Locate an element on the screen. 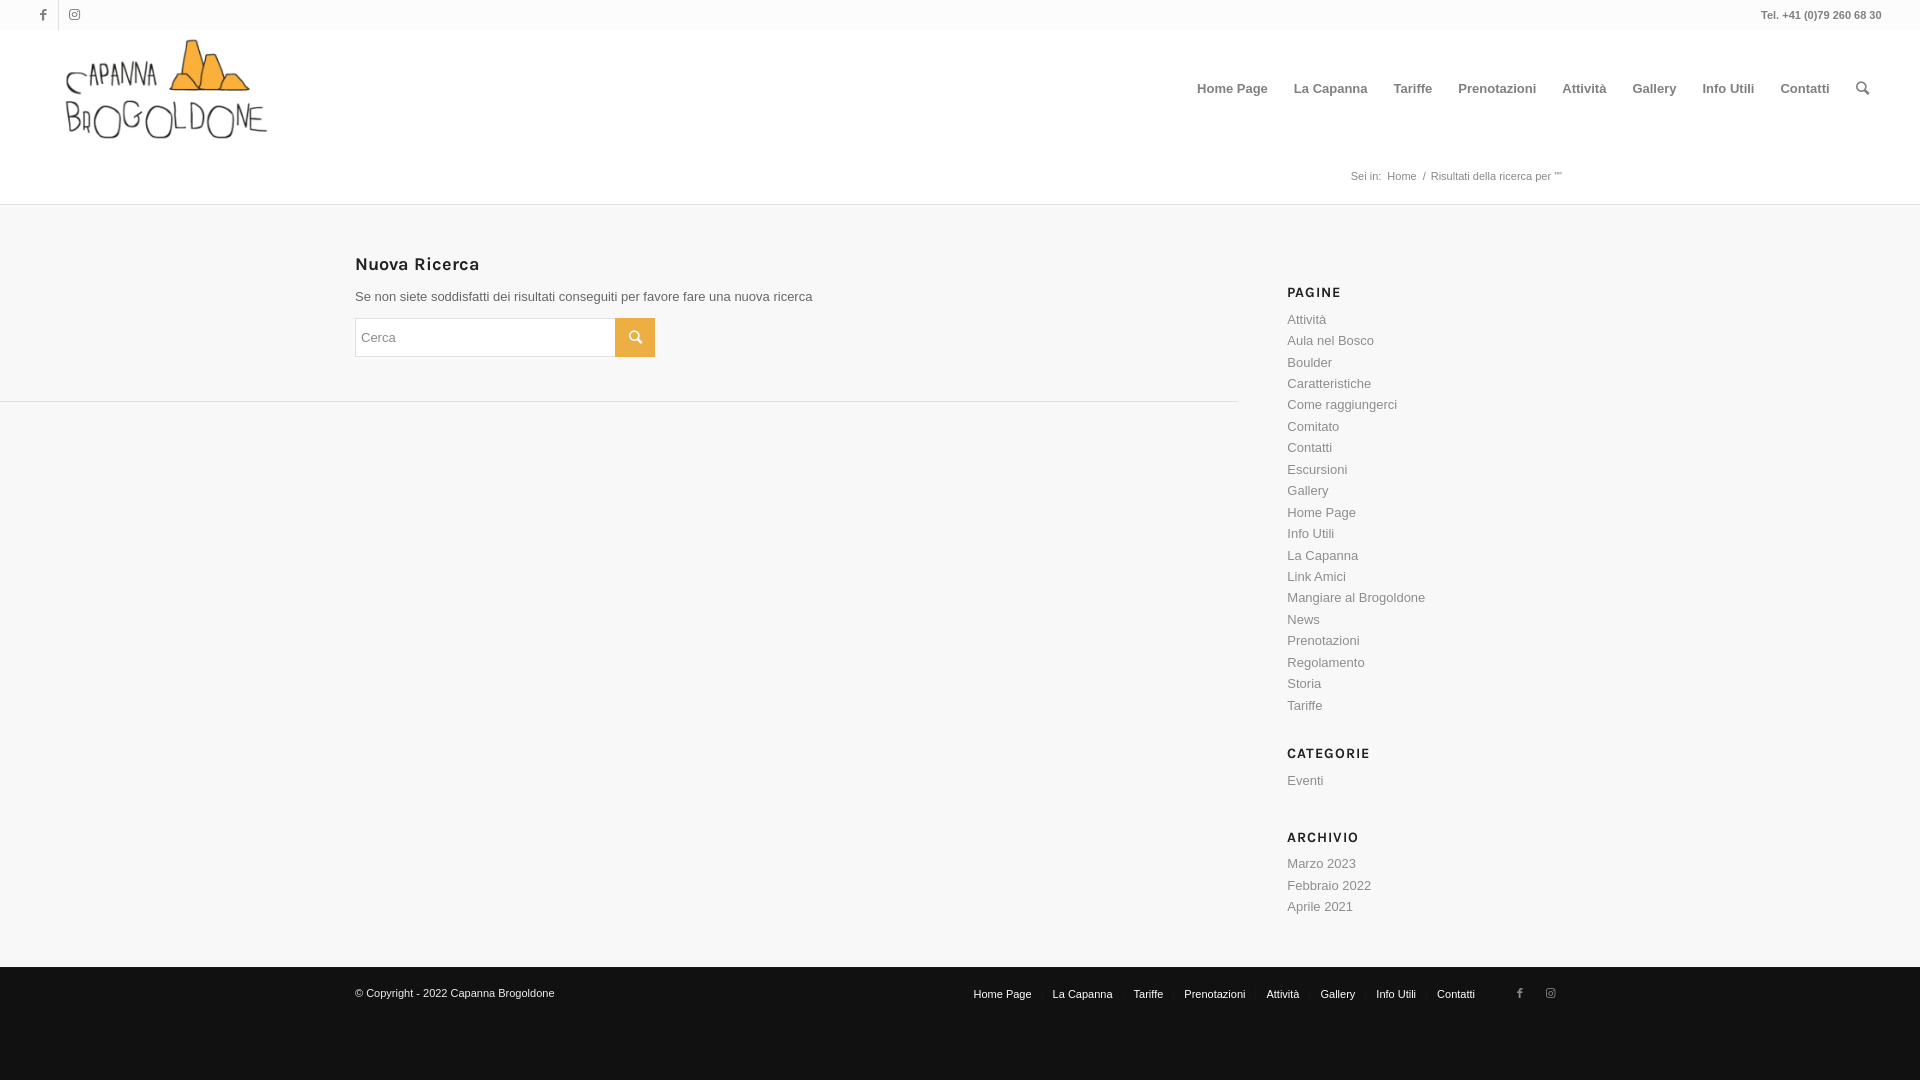  'Gallery' is located at coordinates (1307, 490).